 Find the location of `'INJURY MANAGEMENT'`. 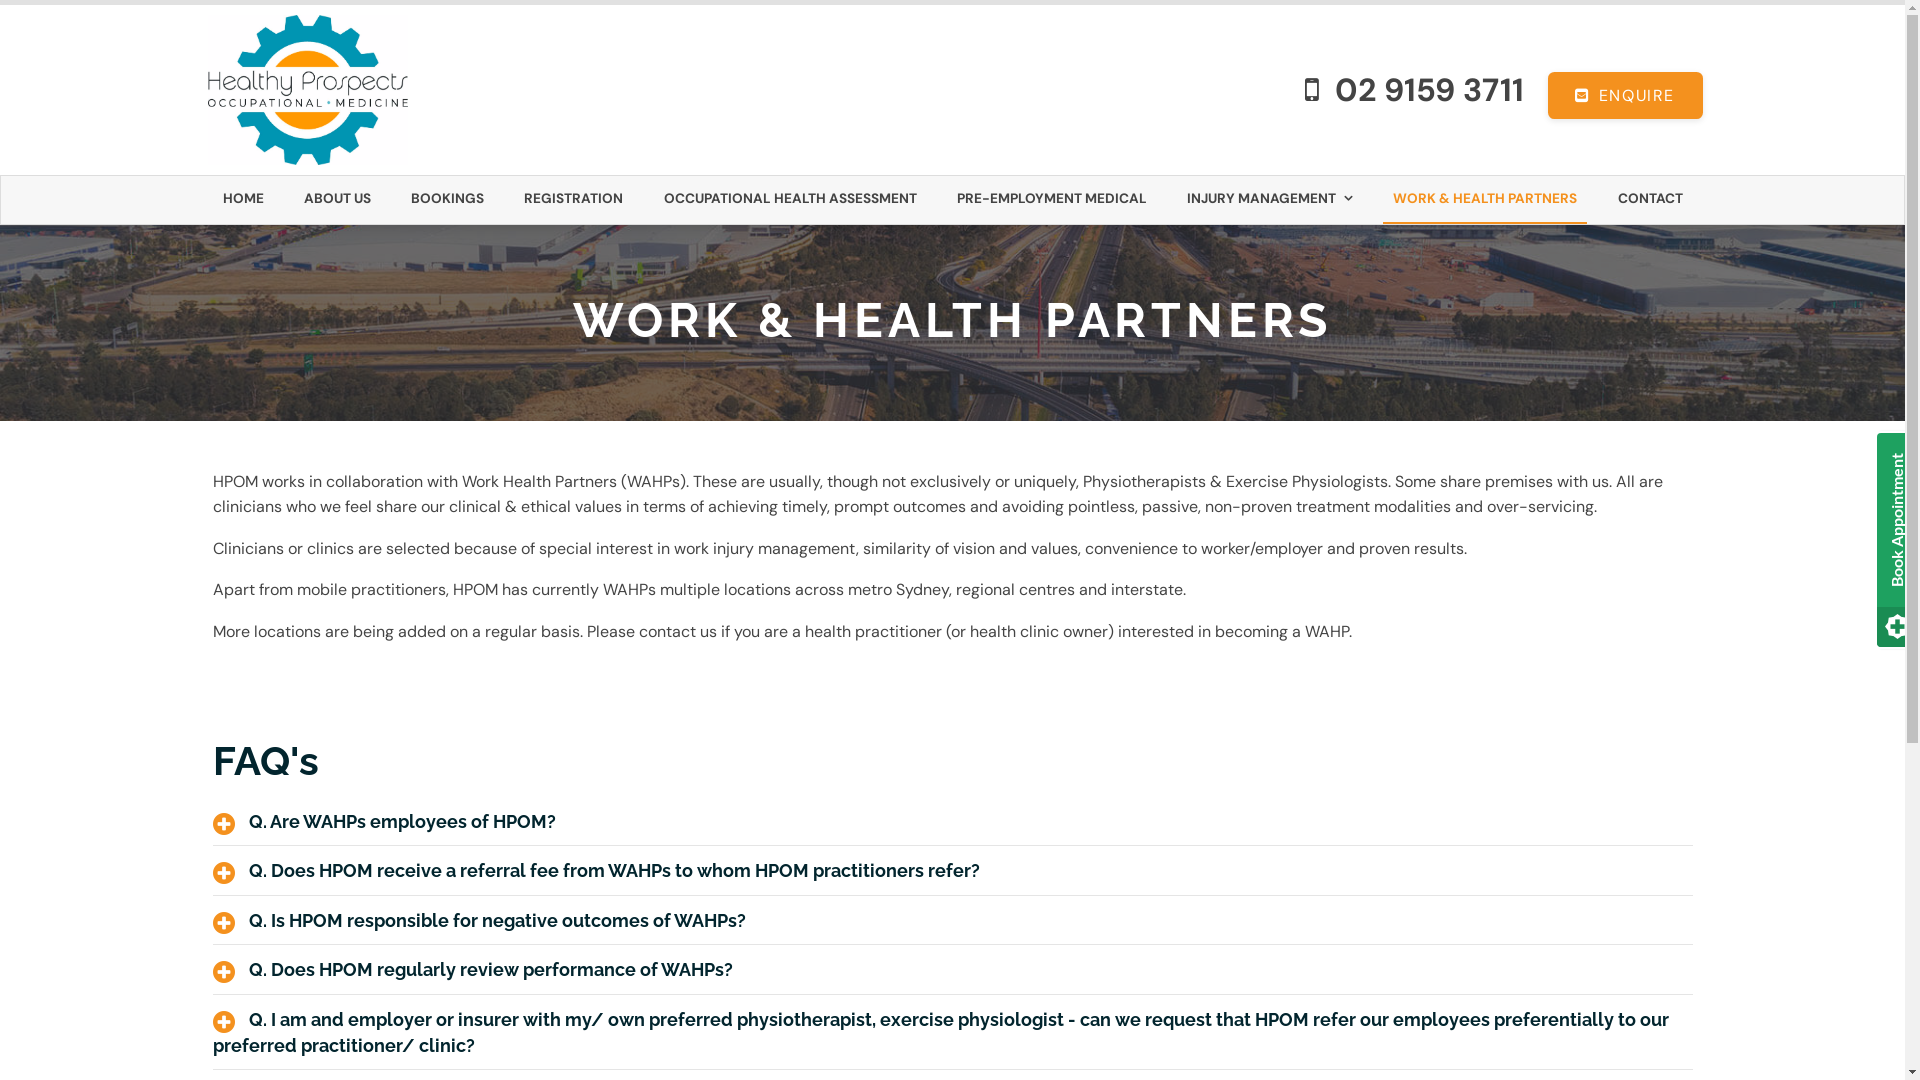

'INJURY MANAGEMENT' is located at coordinates (1269, 200).